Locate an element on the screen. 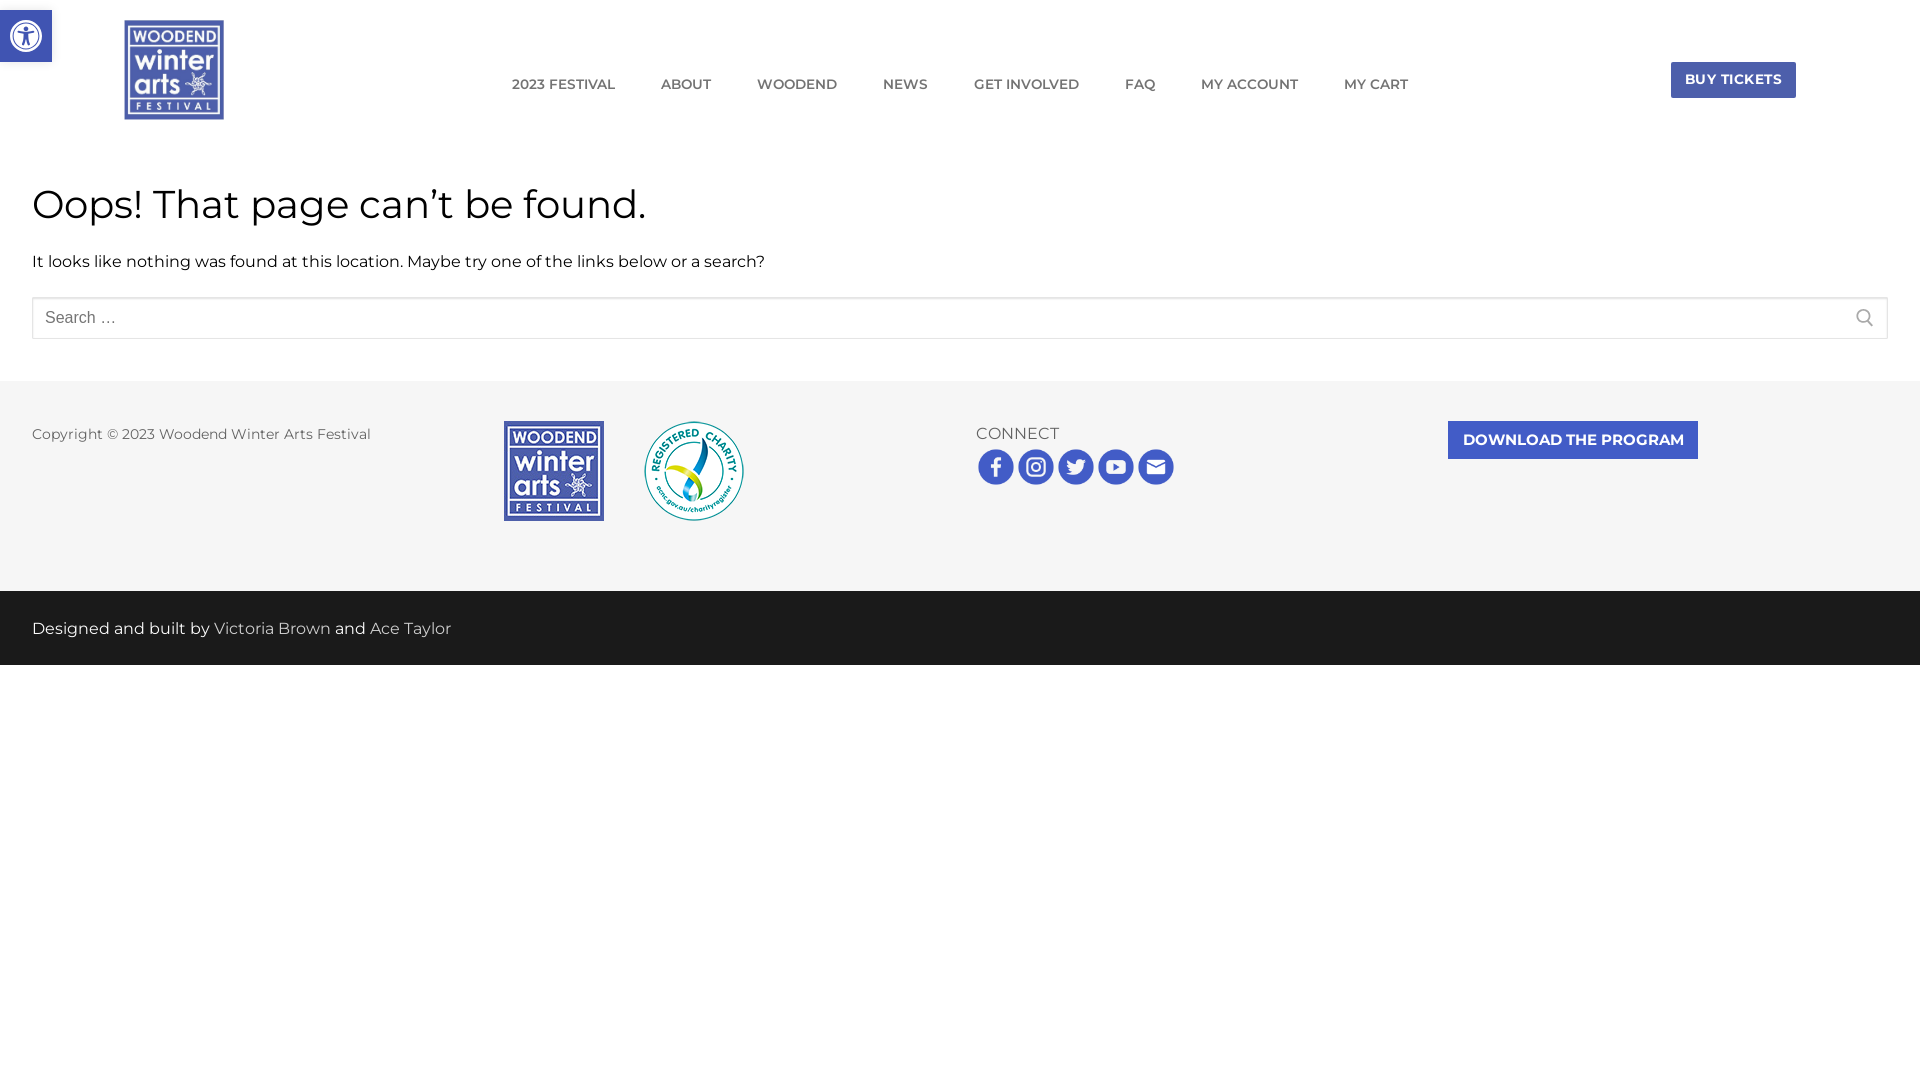  'Instagram' is located at coordinates (1016, 481).